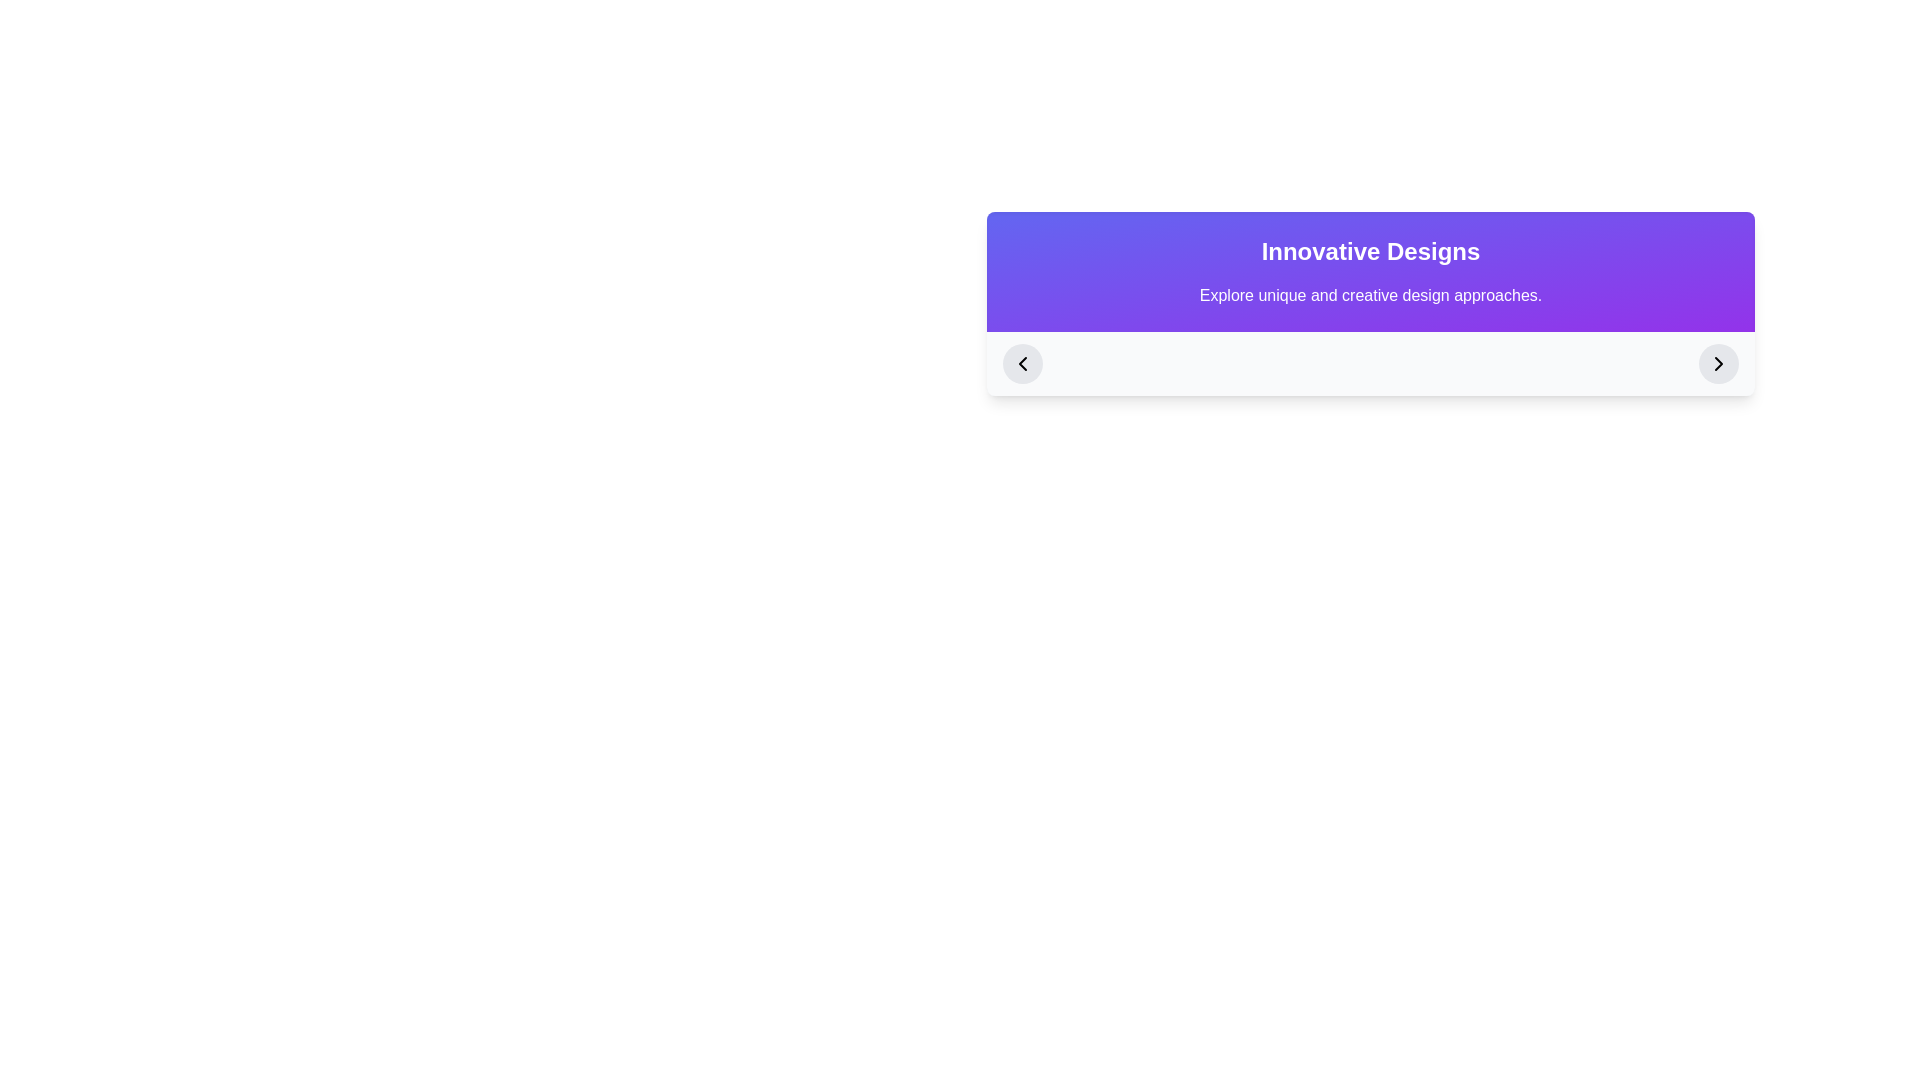 This screenshot has height=1080, width=1920. Describe the element at coordinates (1022, 363) in the screenshot. I see `the navigation button located at the left end of the horizontal control bar under 'Innovative Designs'` at that location.